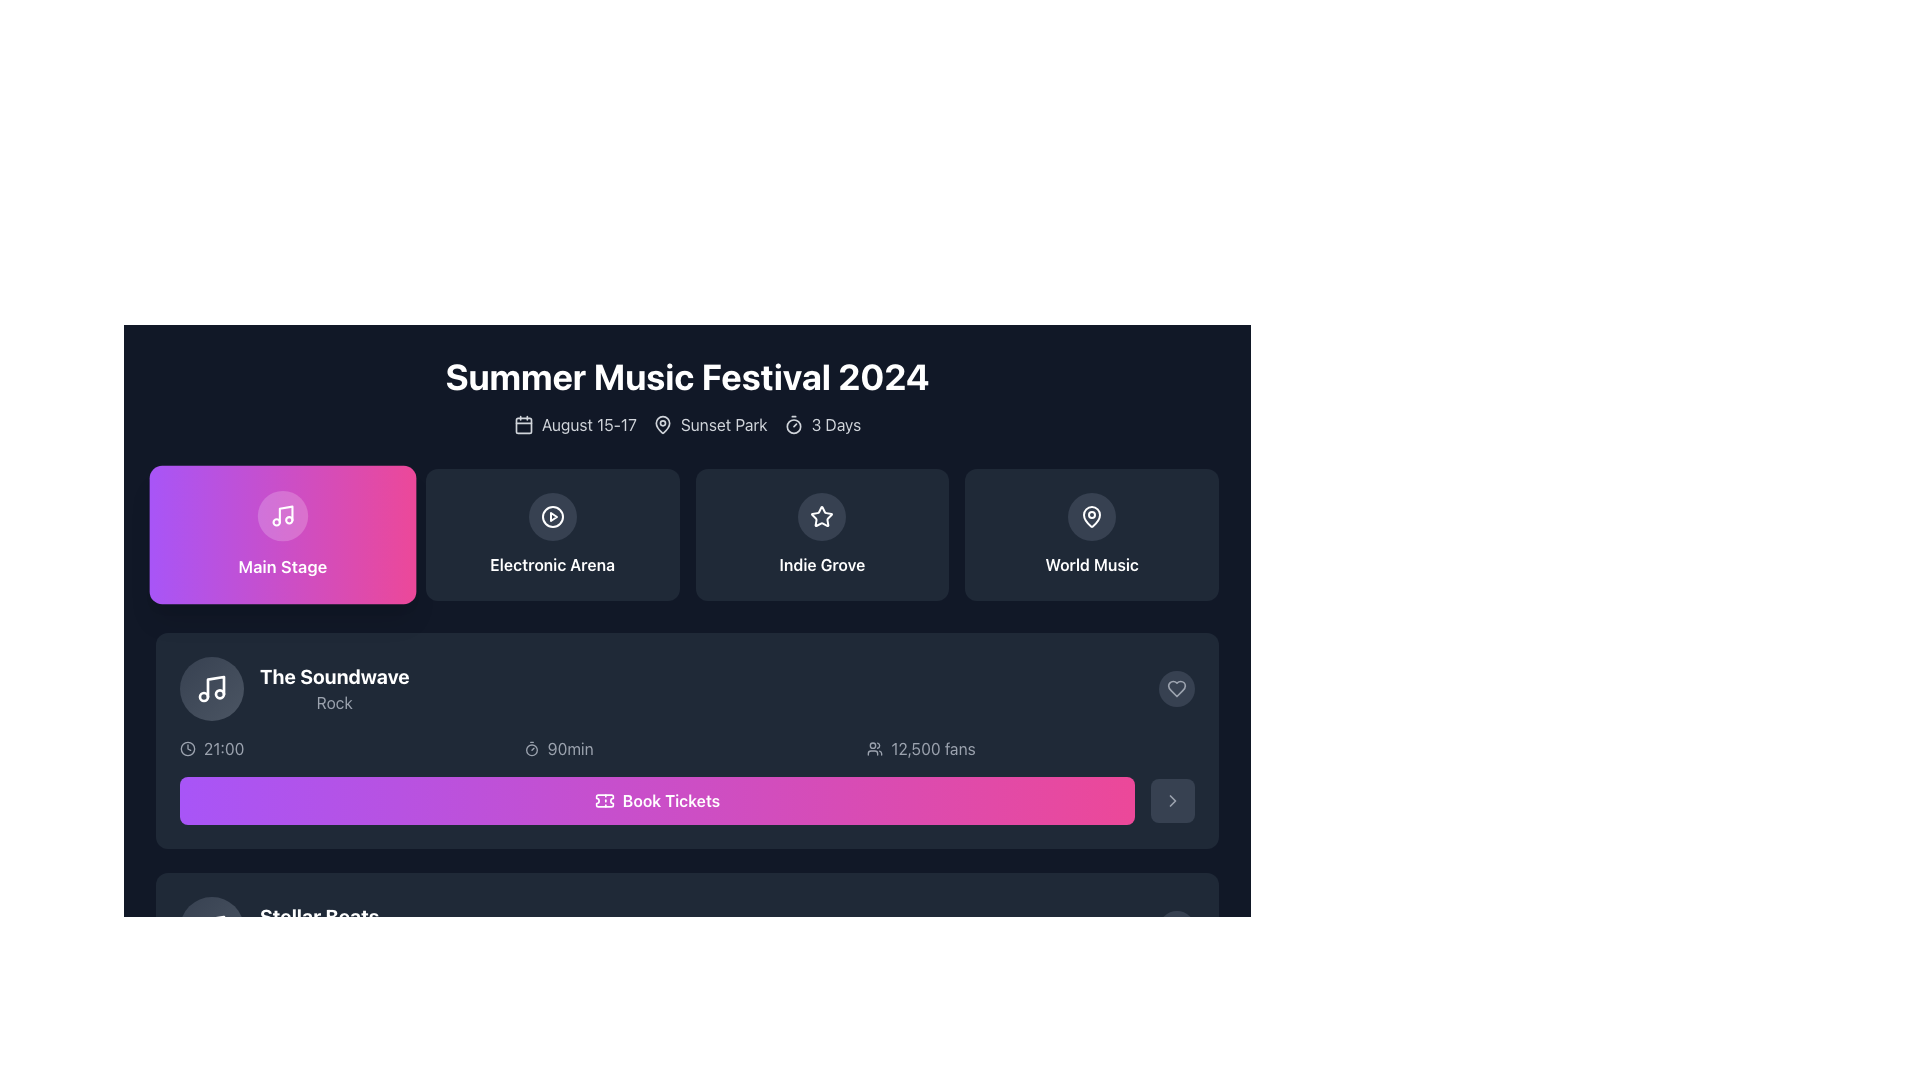  Describe the element at coordinates (531, 748) in the screenshot. I see `the timer icon located in the upper-left section next to the text '90min'` at that location.